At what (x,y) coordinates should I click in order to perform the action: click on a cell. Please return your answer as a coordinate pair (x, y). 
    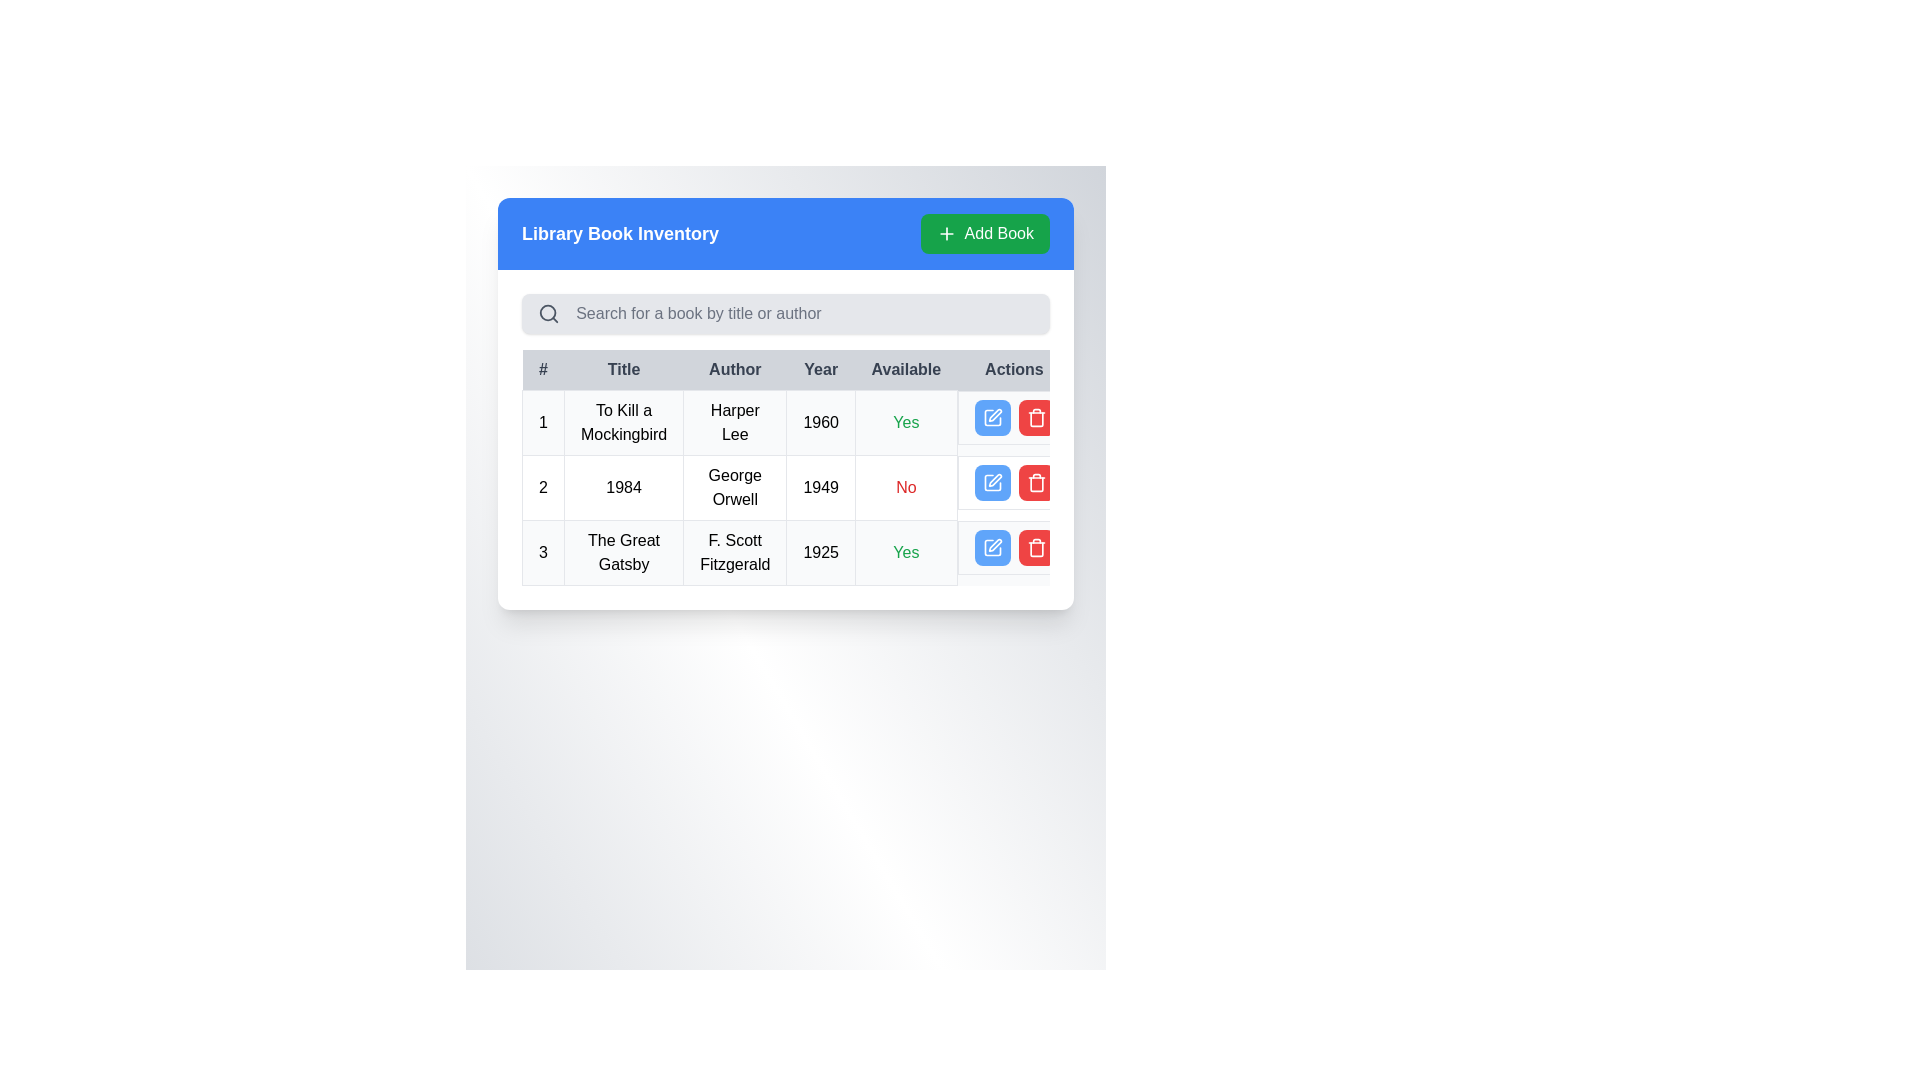
    Looking at the image, I should click on (796, 488).